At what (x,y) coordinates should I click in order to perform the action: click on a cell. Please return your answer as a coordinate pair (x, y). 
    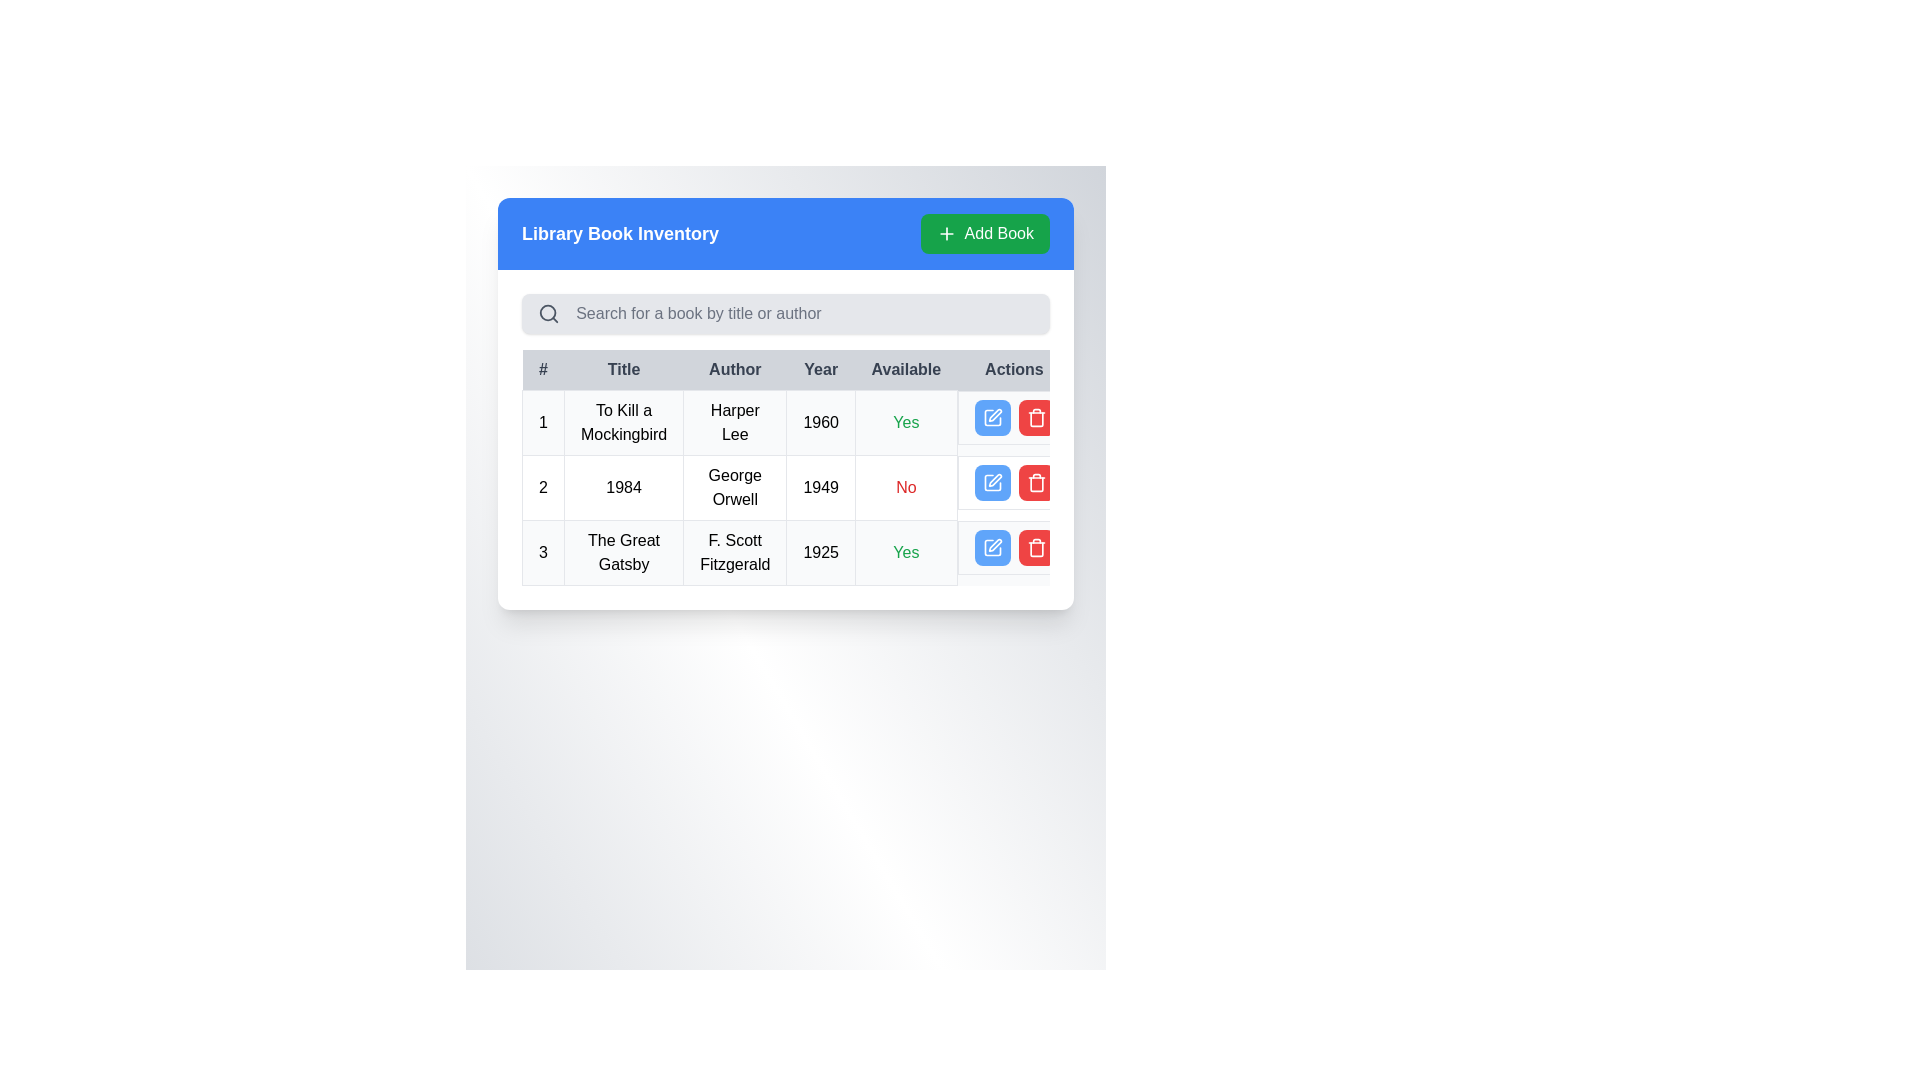
    Looking at the image, I should click on (796, 488).